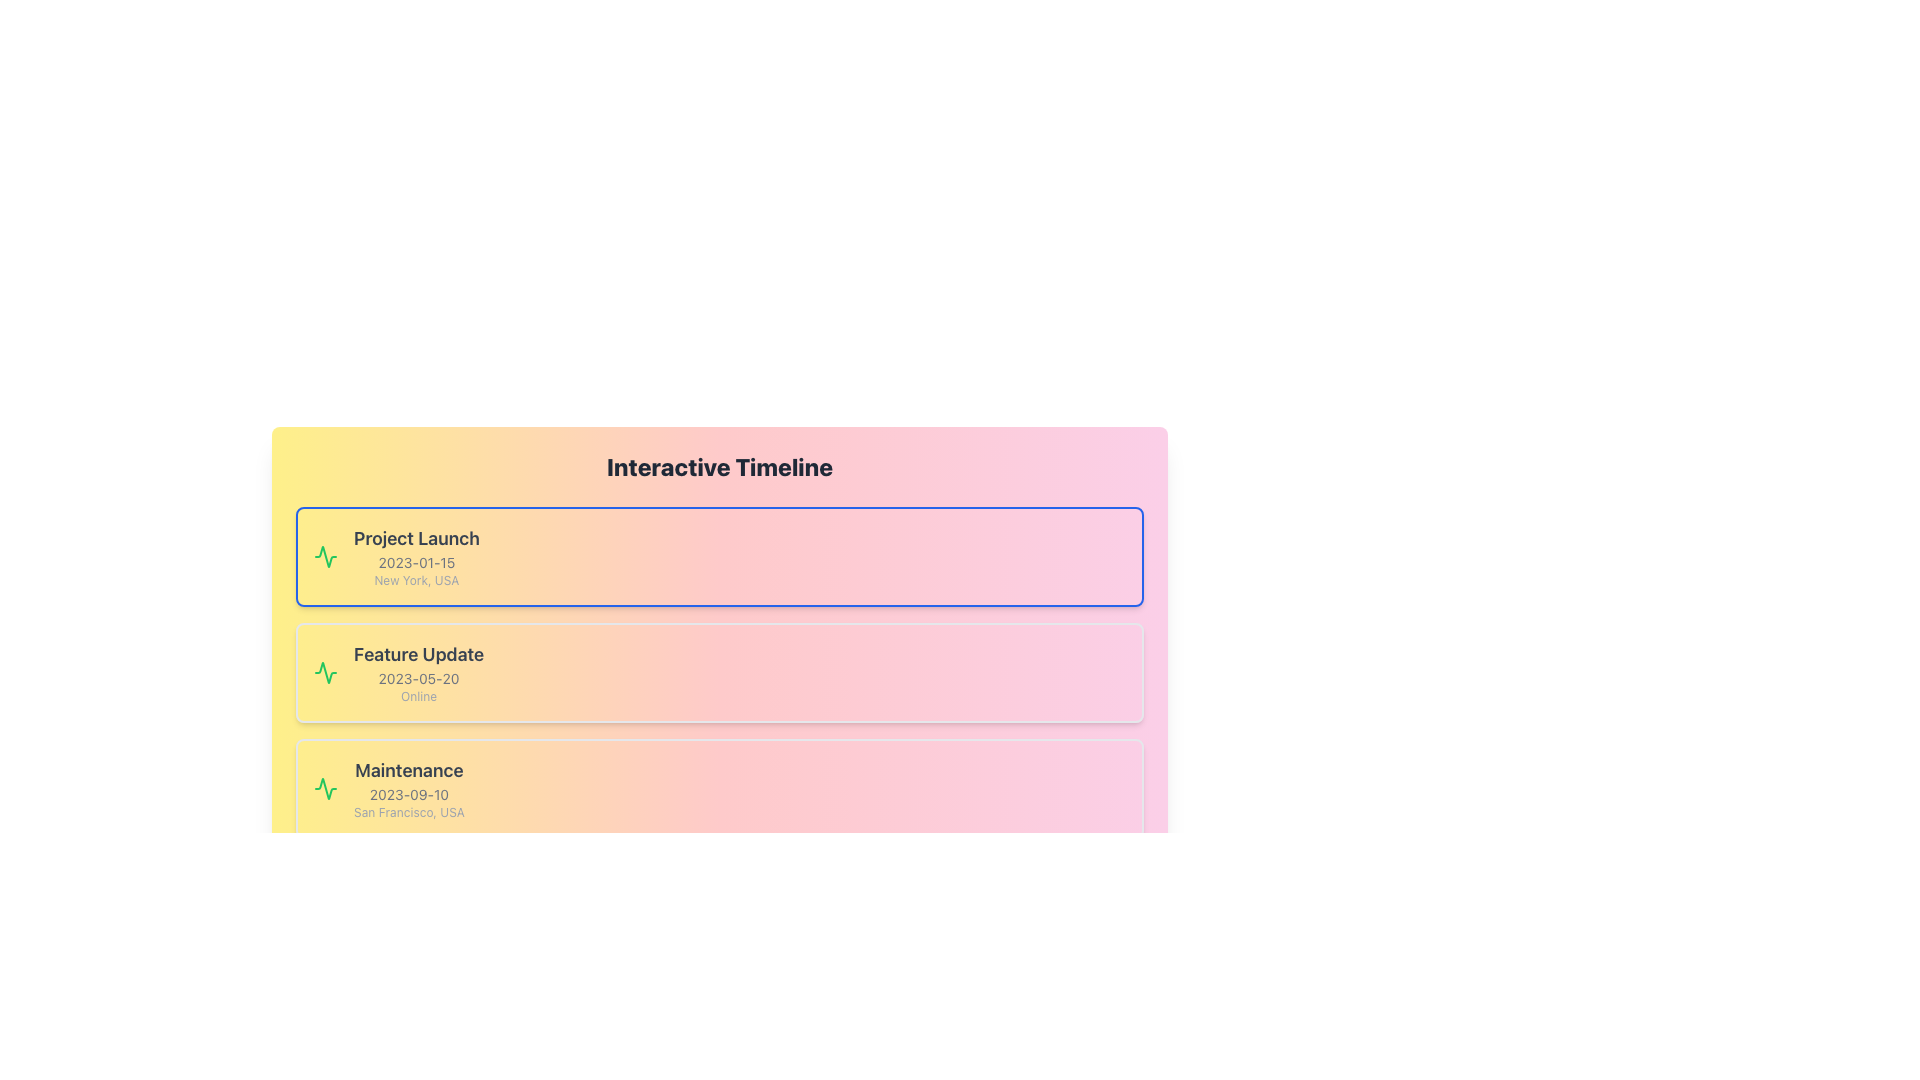 Image resolution: width=1920 pixels, height=1080 pixels. What do you see at coordinates (408, 788) in the screenshot?
I see `displayed information from the Text Display Block, which is the third entry in the Interactive Timeline, located below the Feature Update entry` at bounding box center [408, 788].